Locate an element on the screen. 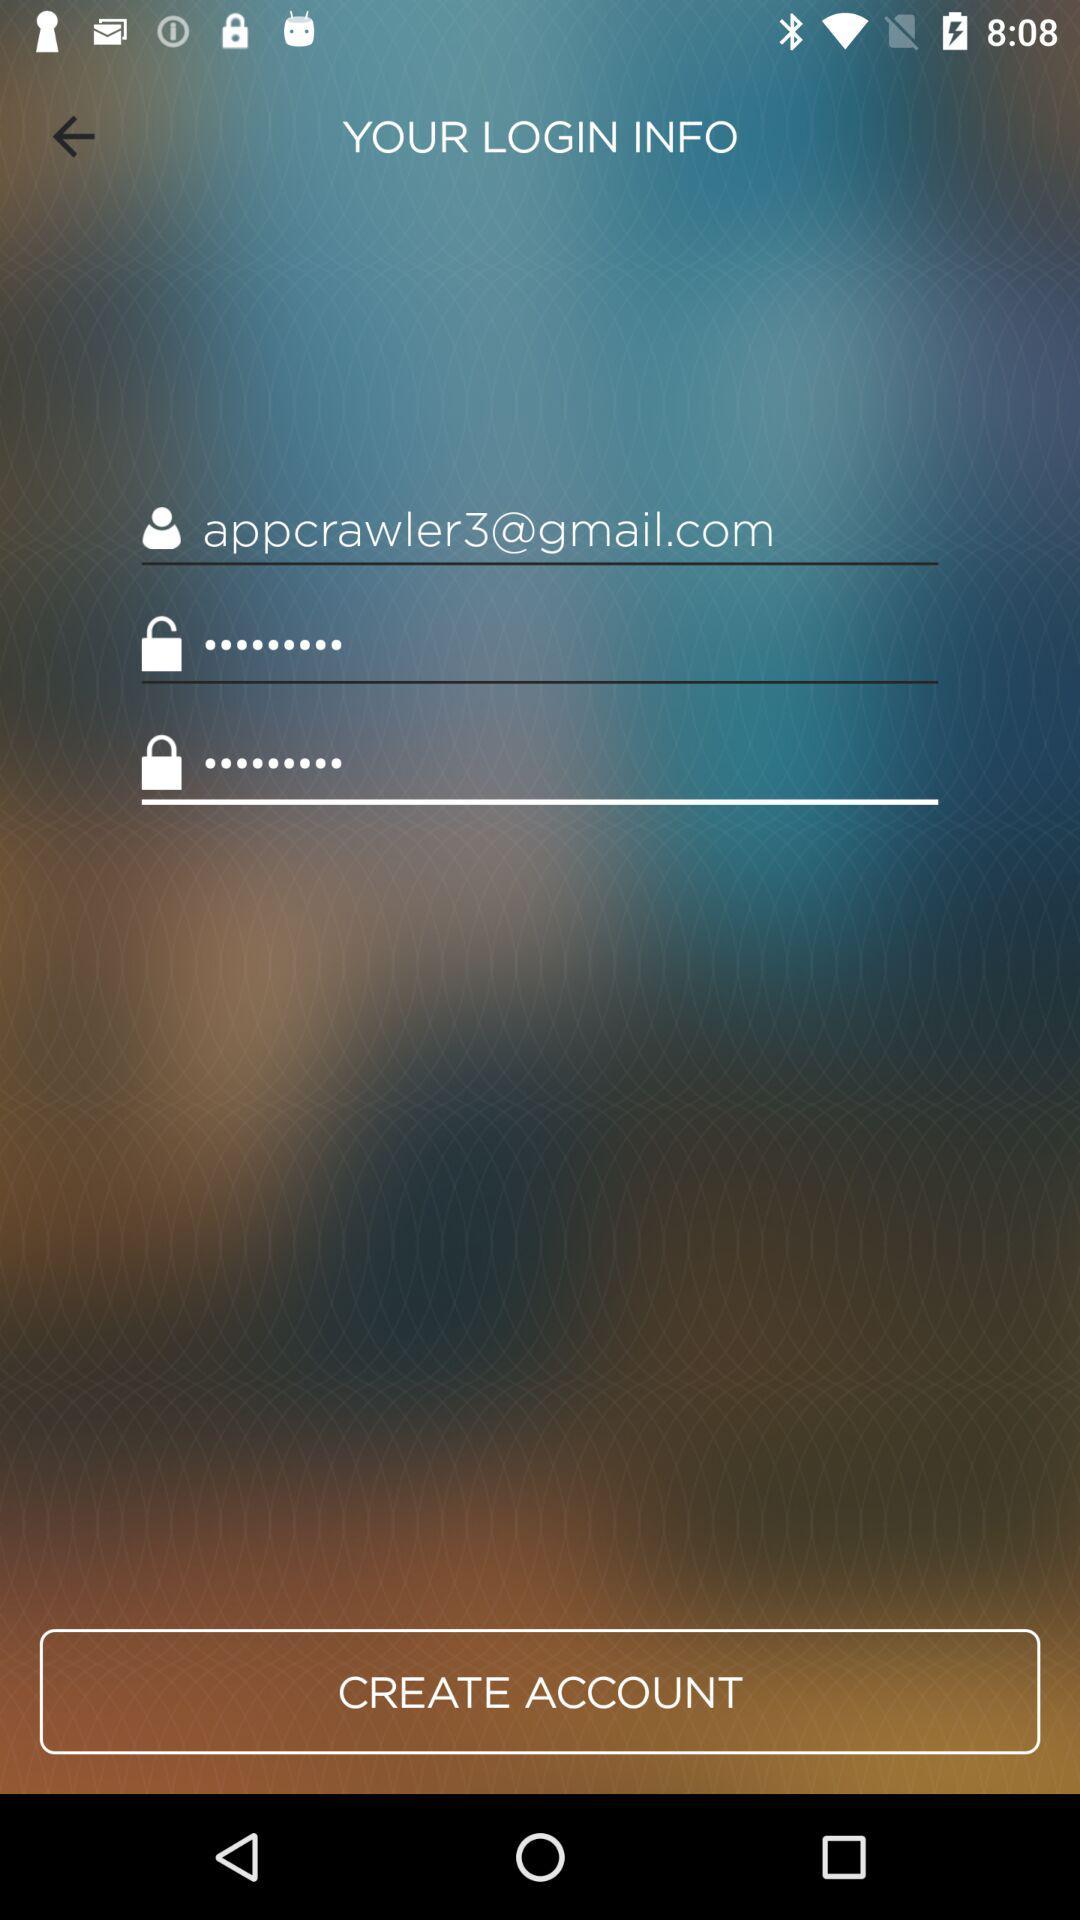 The image size is (1080, 1920). appcrawler3@gmail.com icon is located at coordinates (540, 529).